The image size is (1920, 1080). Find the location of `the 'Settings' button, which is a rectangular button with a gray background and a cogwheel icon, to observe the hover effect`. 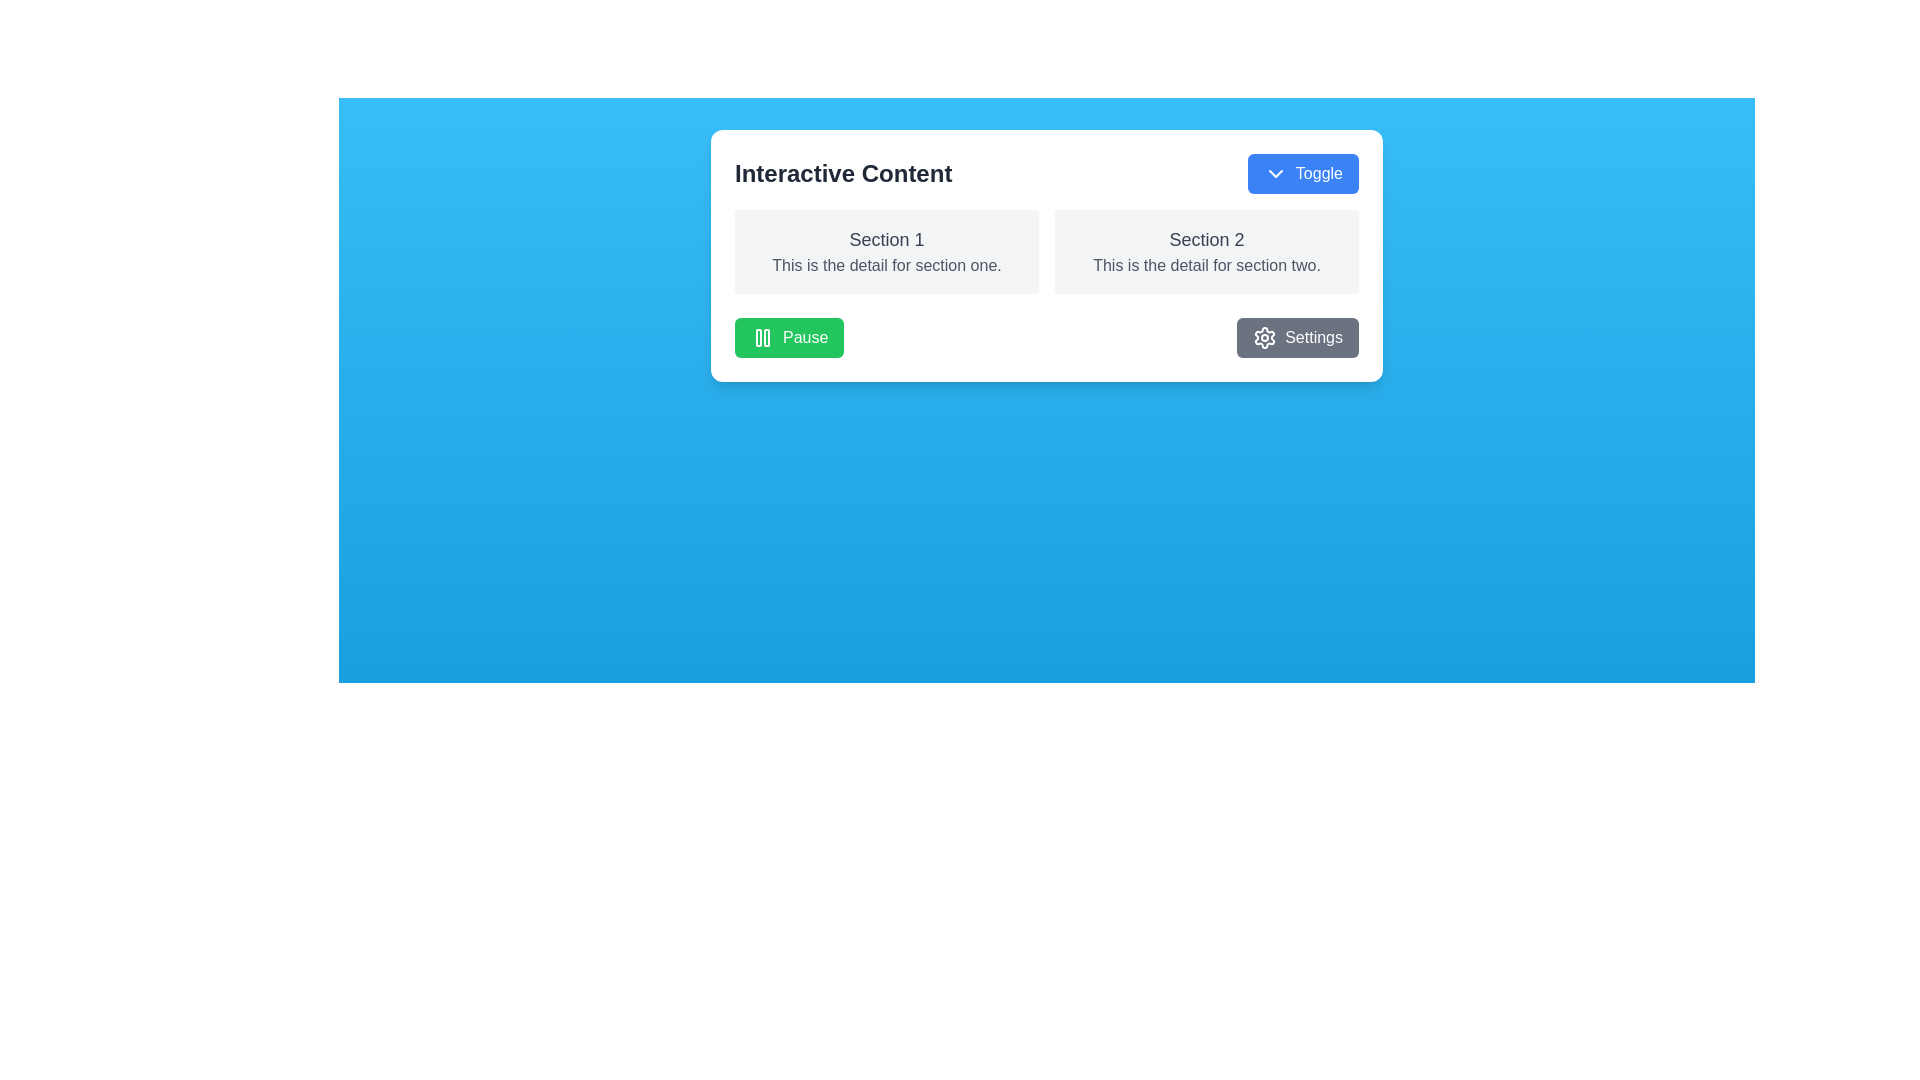

the 'Settings' button, which is a rectangular button with a gray background and a cogwheel icon, to observe the hover effect is located at coordinates (1298, 337).